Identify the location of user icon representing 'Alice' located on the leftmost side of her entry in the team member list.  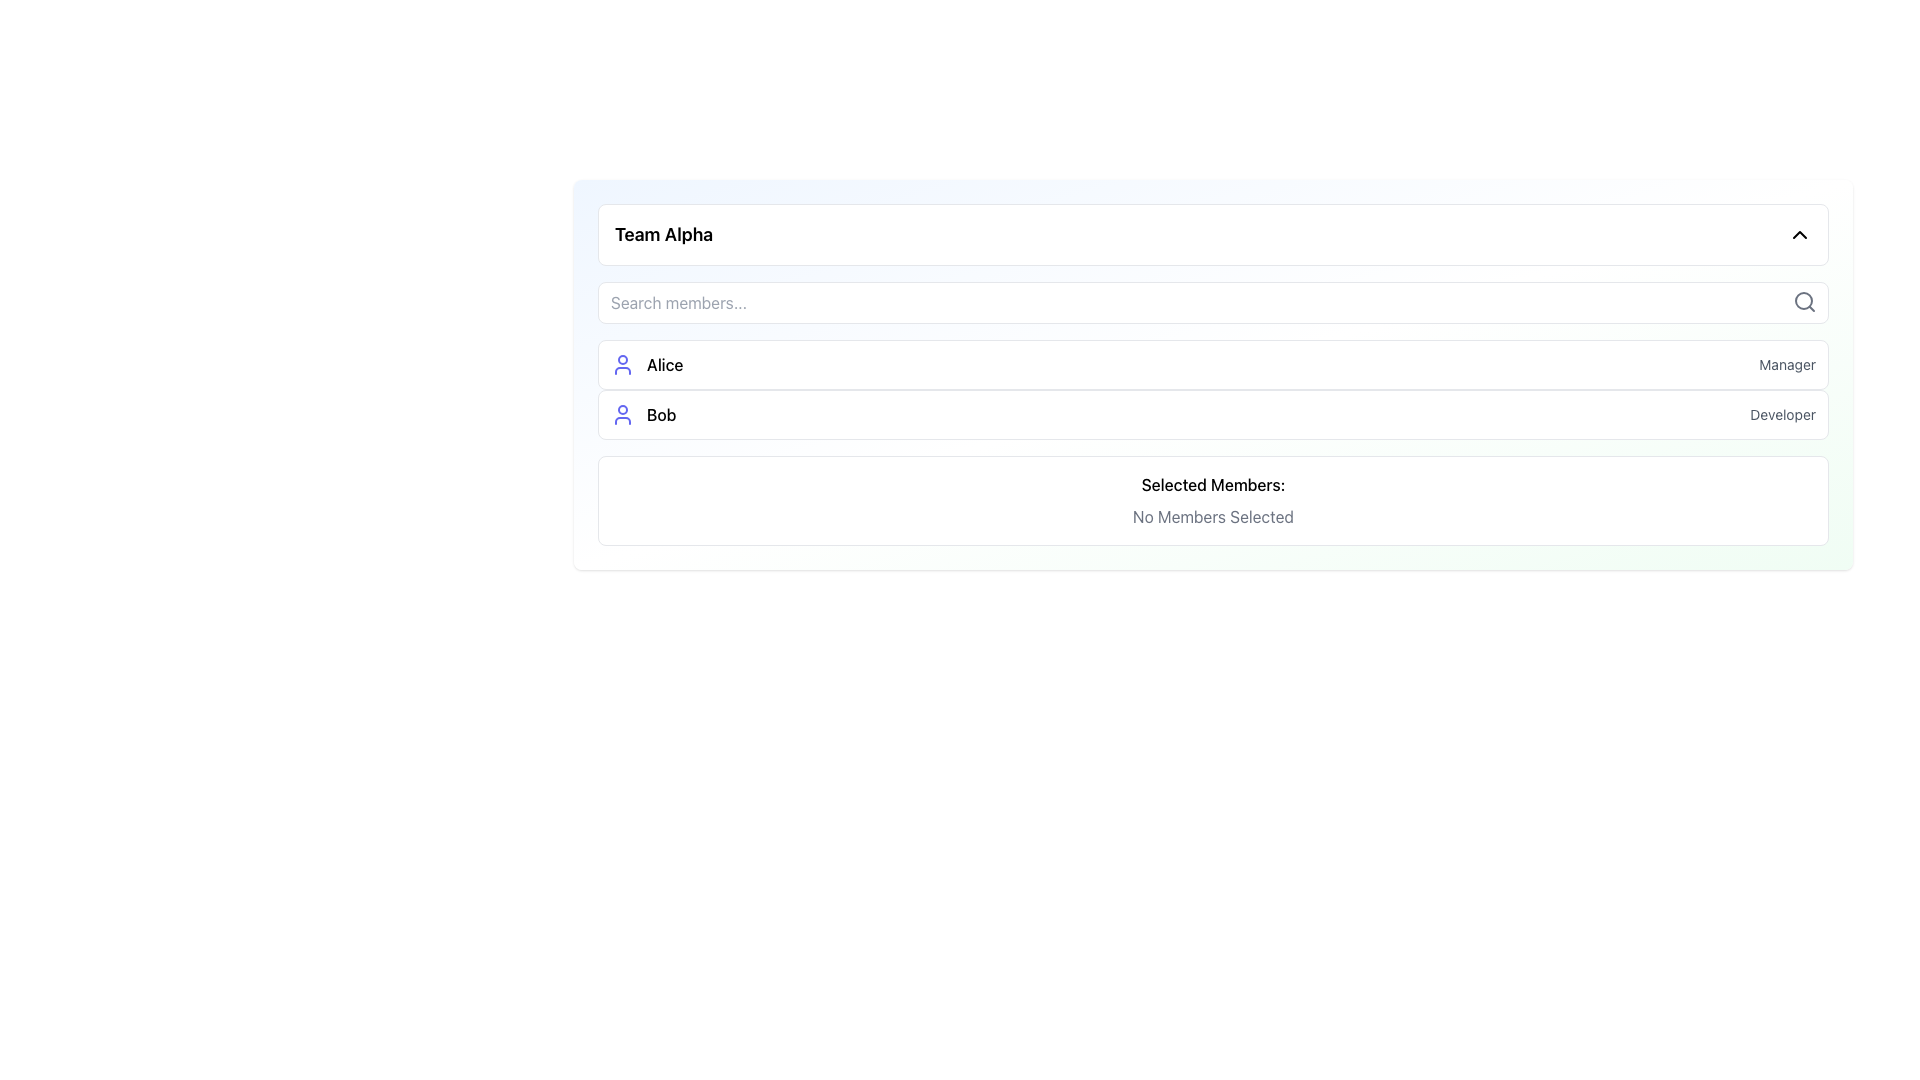
(622, 365).